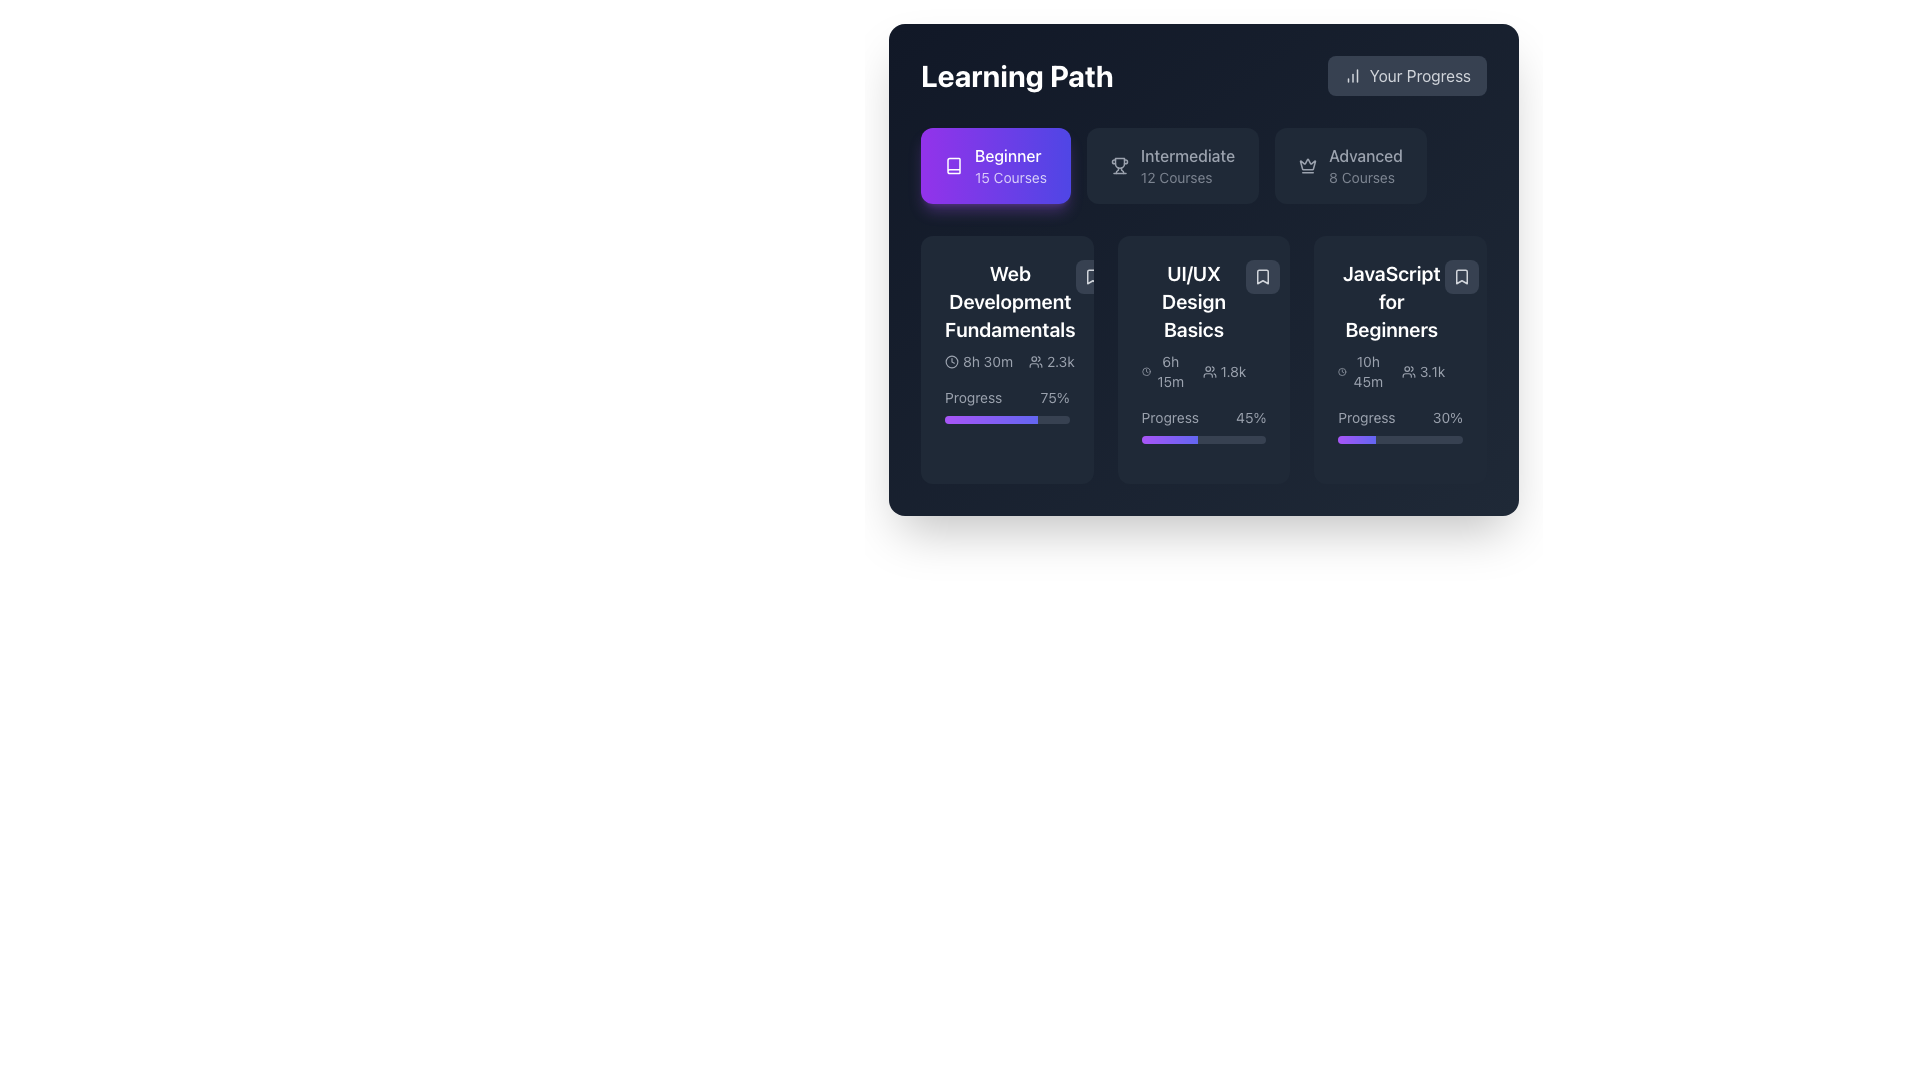 Image resolution: width=1920 pixels, height=1080 pixels. Describe the element at coordinates (1431, 371) in the screenshot. I see `the static text displaying '3.1k', which is positioned adjacent to a group of people icon within the card titled 'JavaScript for Beginners'` at that location.